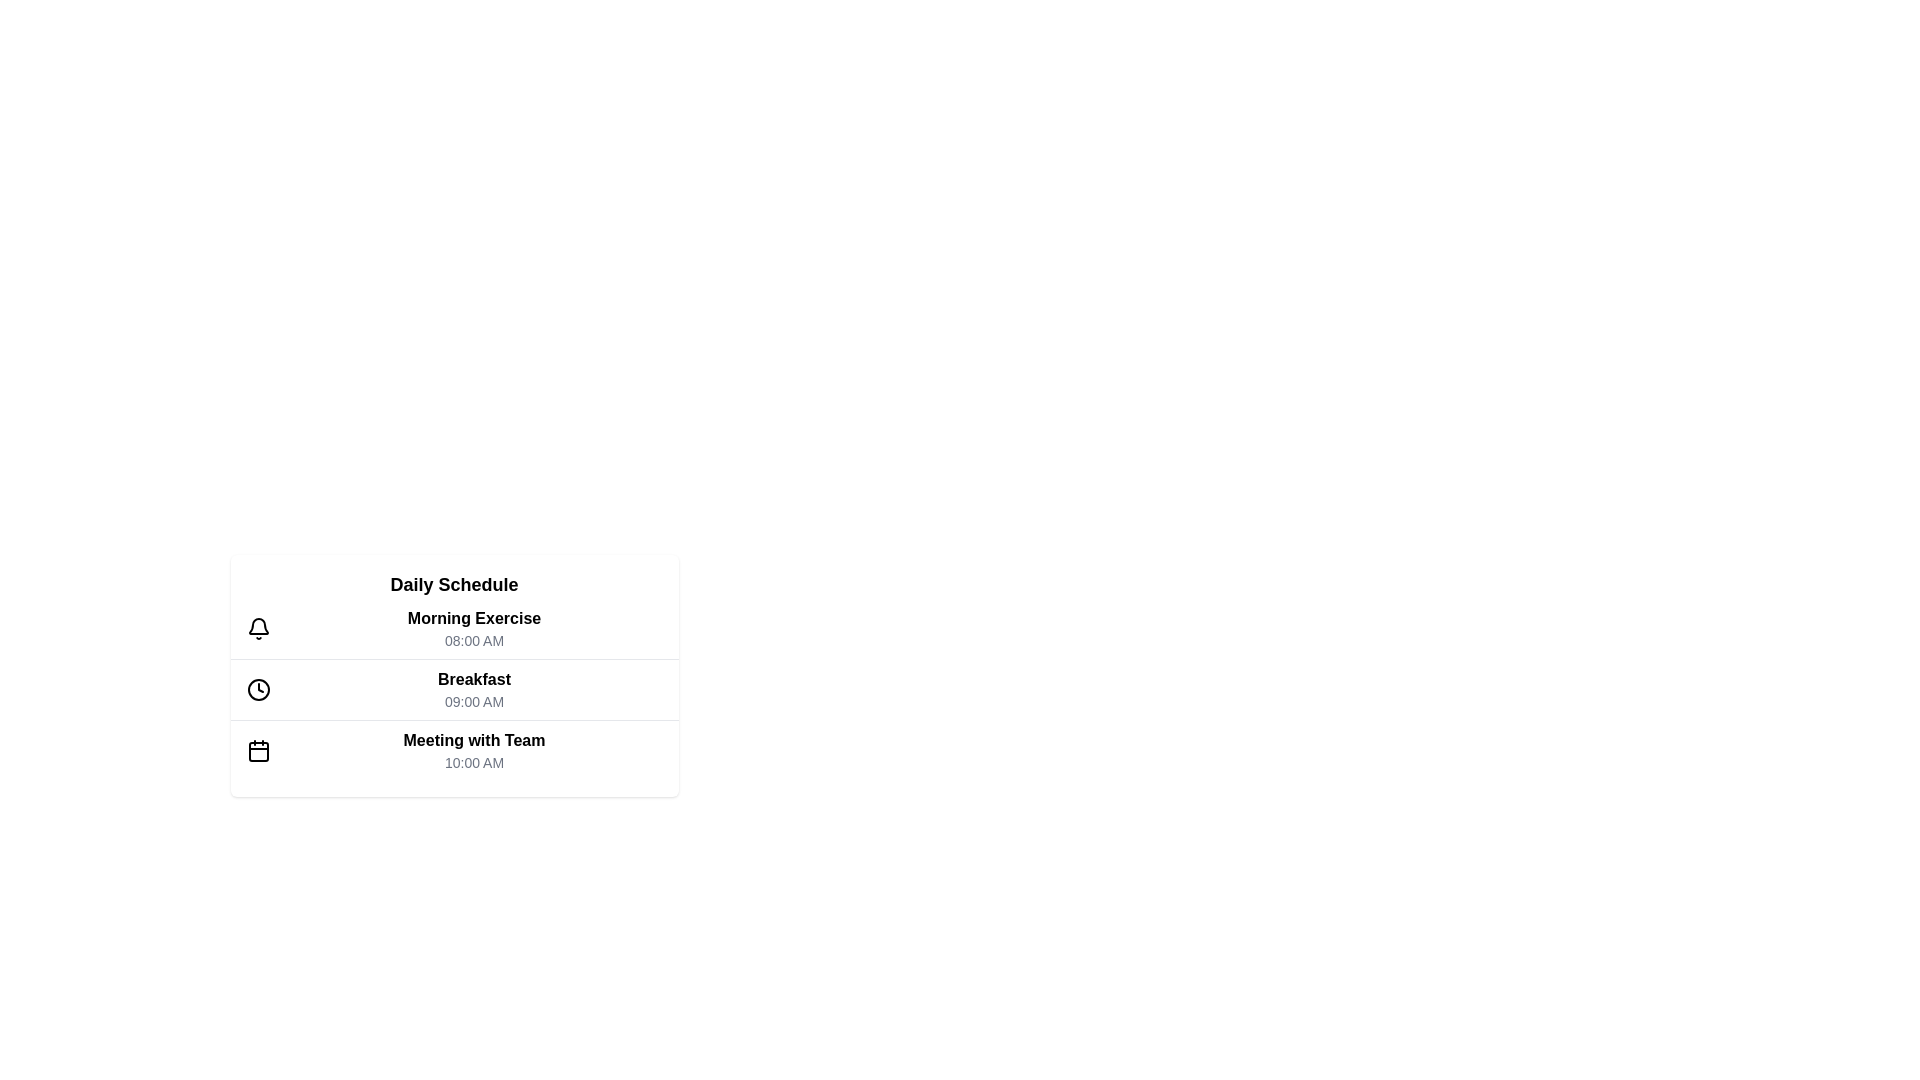 The height and width of the screenshot is (1080, 1920). I want to click on the time icon representing the 'Breakfast' schedule entry, located on the second row of the schedule list, to the left of the text 'Breakfast' and above '09:00 AM', so click(257, 689).